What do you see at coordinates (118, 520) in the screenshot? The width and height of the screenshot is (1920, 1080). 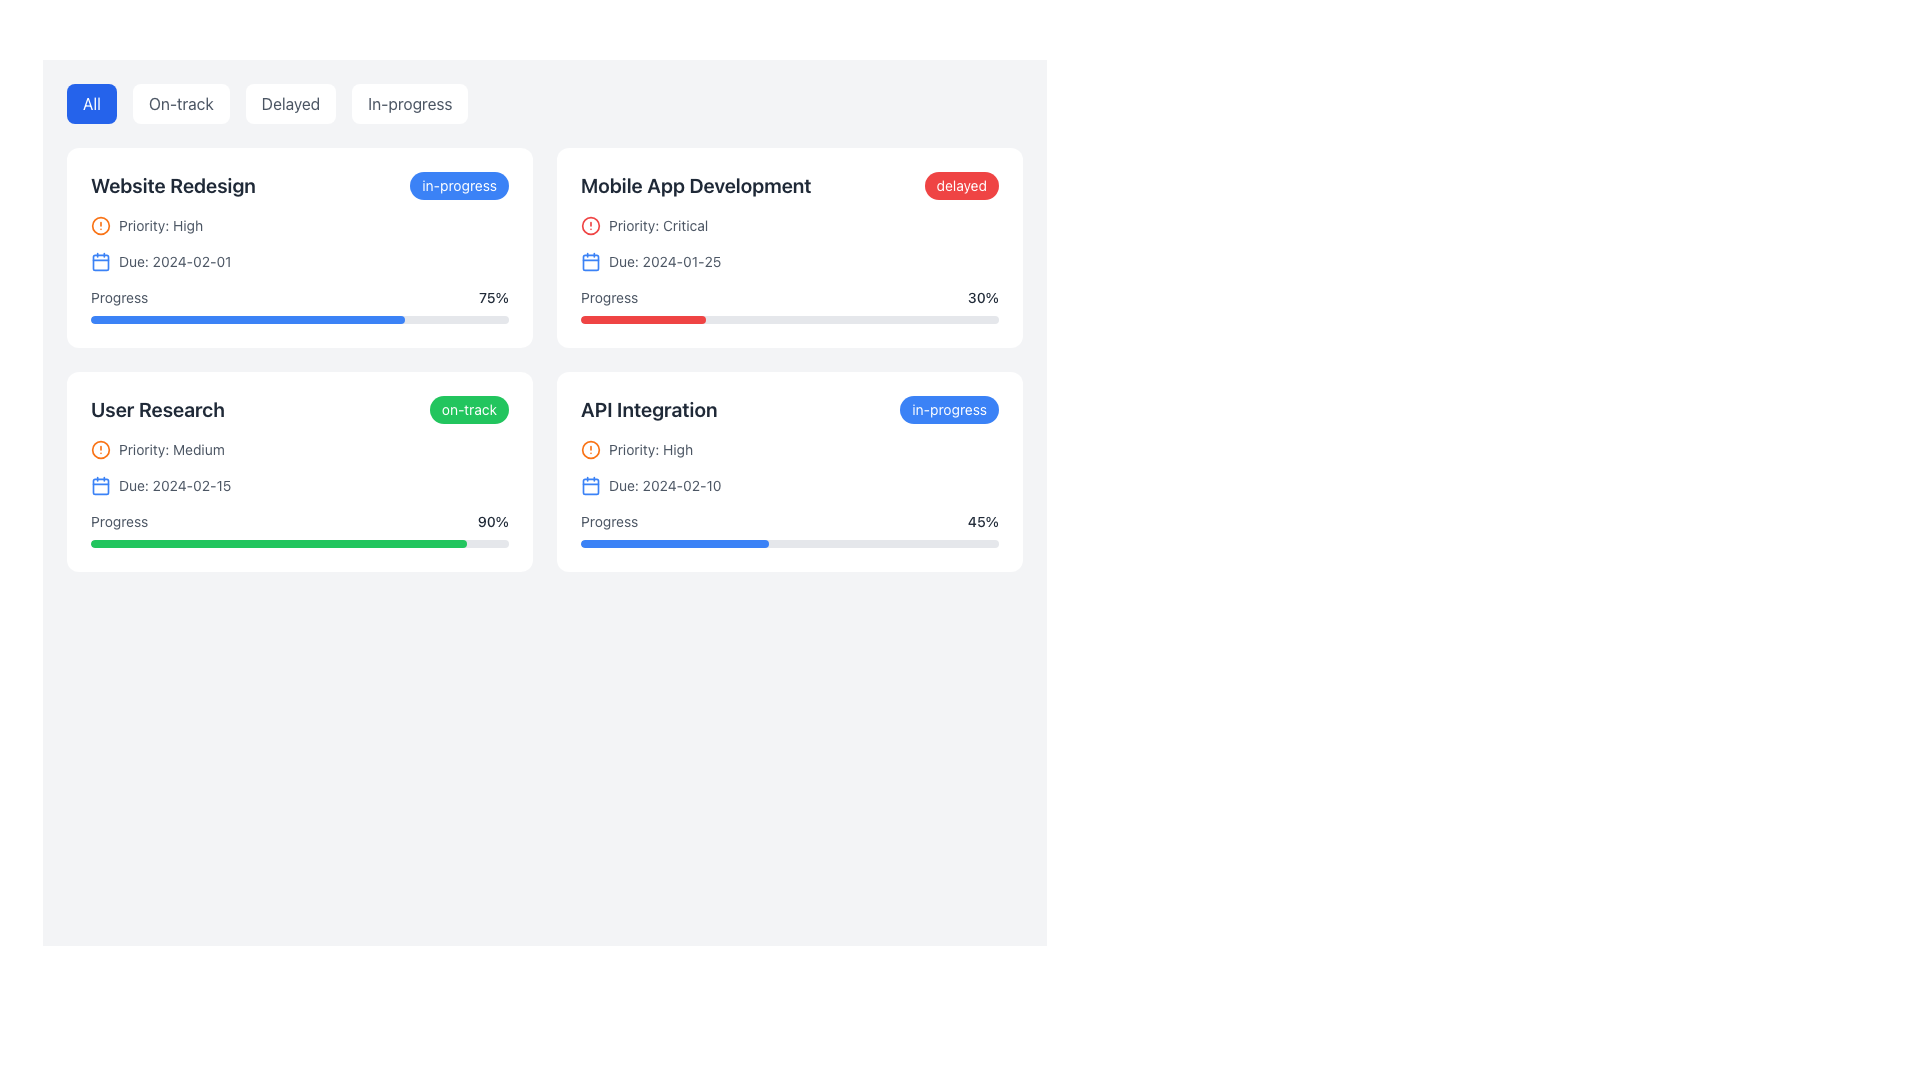 I see `'Progress' text label, which is a small gray-colored label located in the 'User Research' section card, positioned near the bottom of the card and aligned left near a progress bar` at bounding box center [118, 520].